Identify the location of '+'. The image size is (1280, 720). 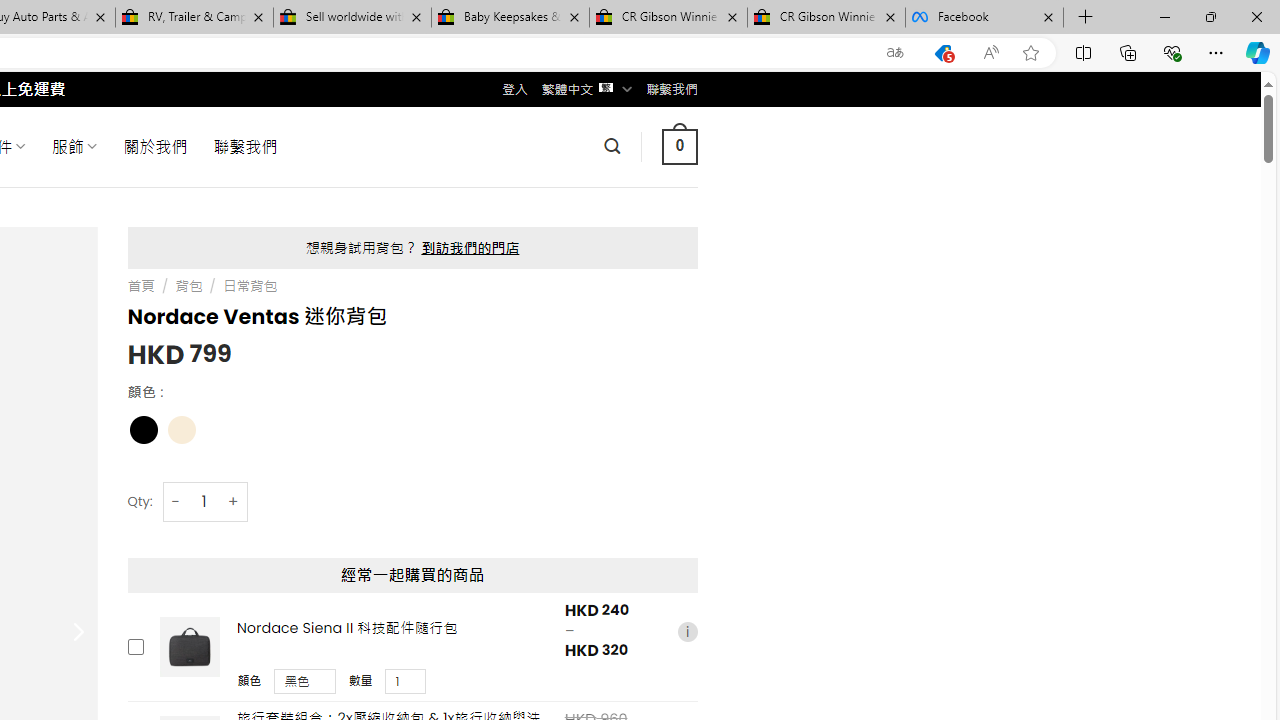
(234, 500).